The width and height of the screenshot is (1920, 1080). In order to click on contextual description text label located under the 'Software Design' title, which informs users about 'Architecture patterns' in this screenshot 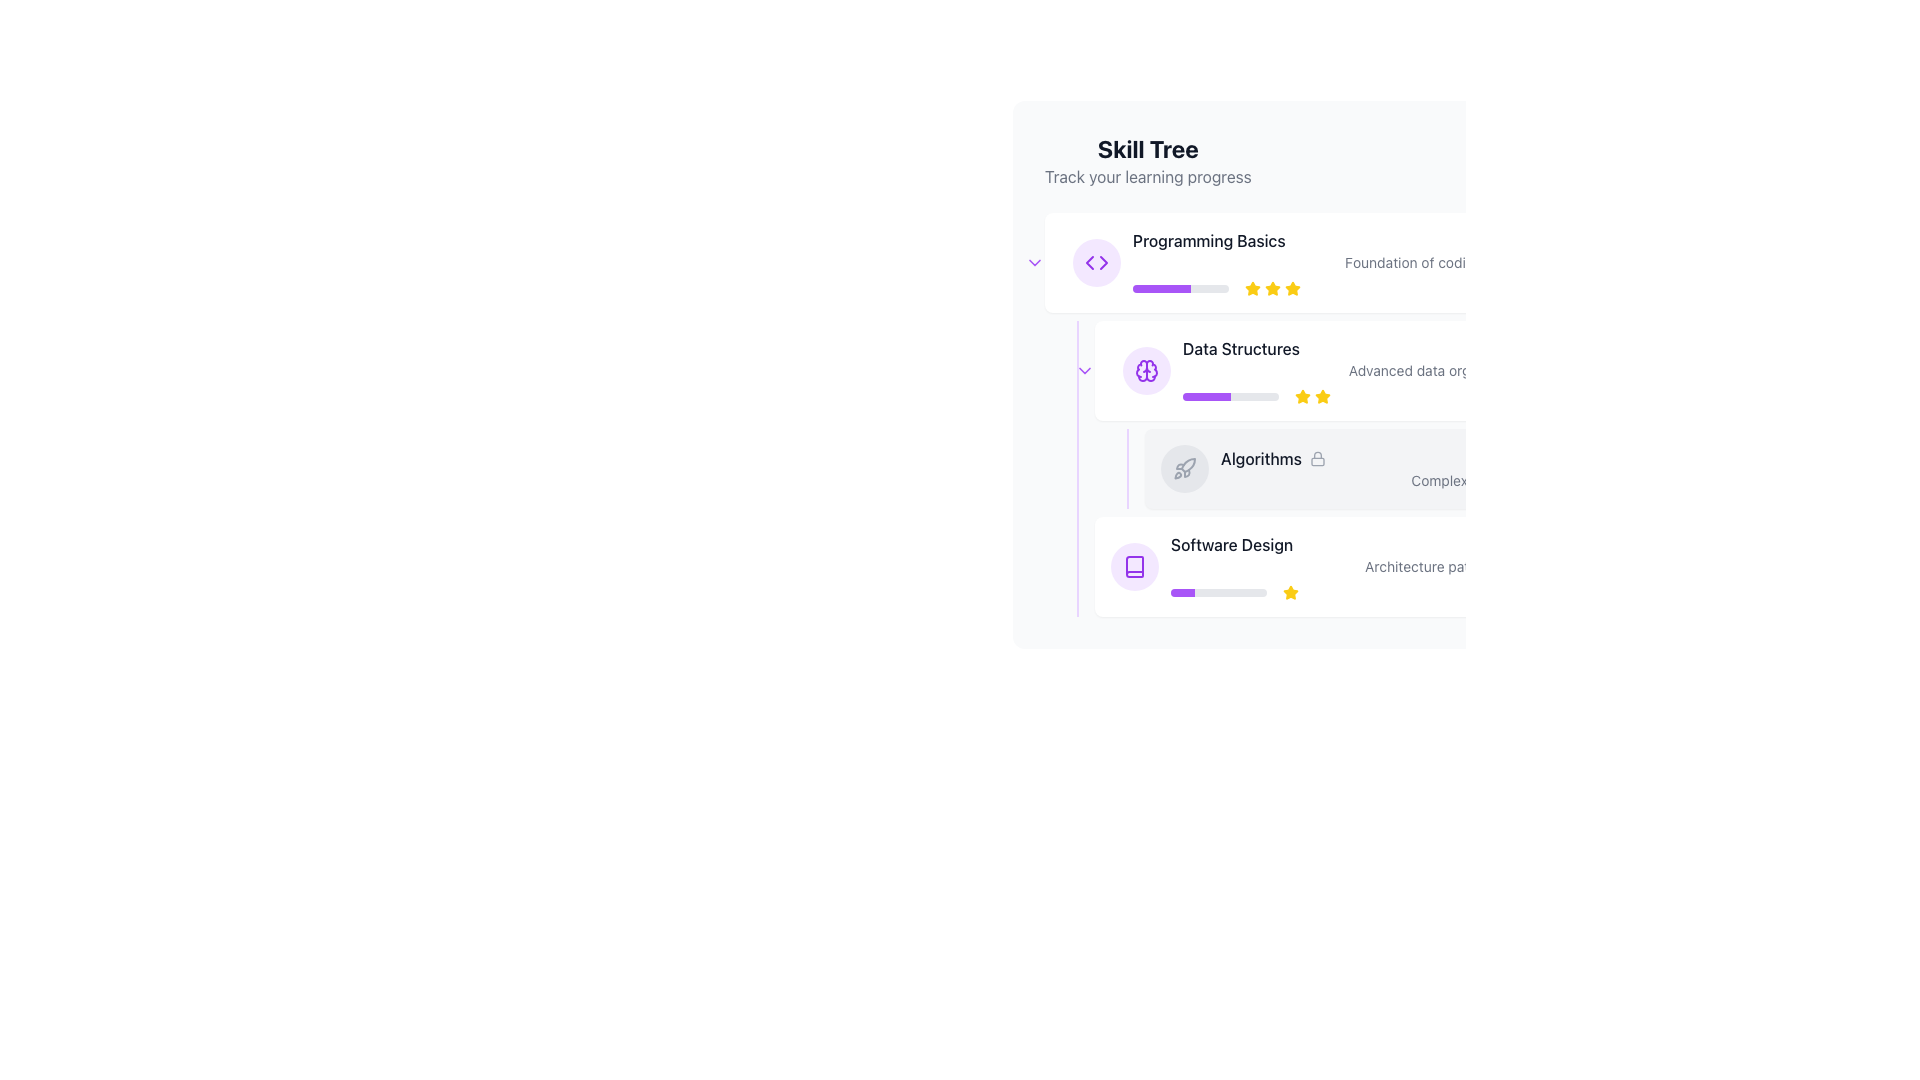, I will do `click(1432, 567)`.